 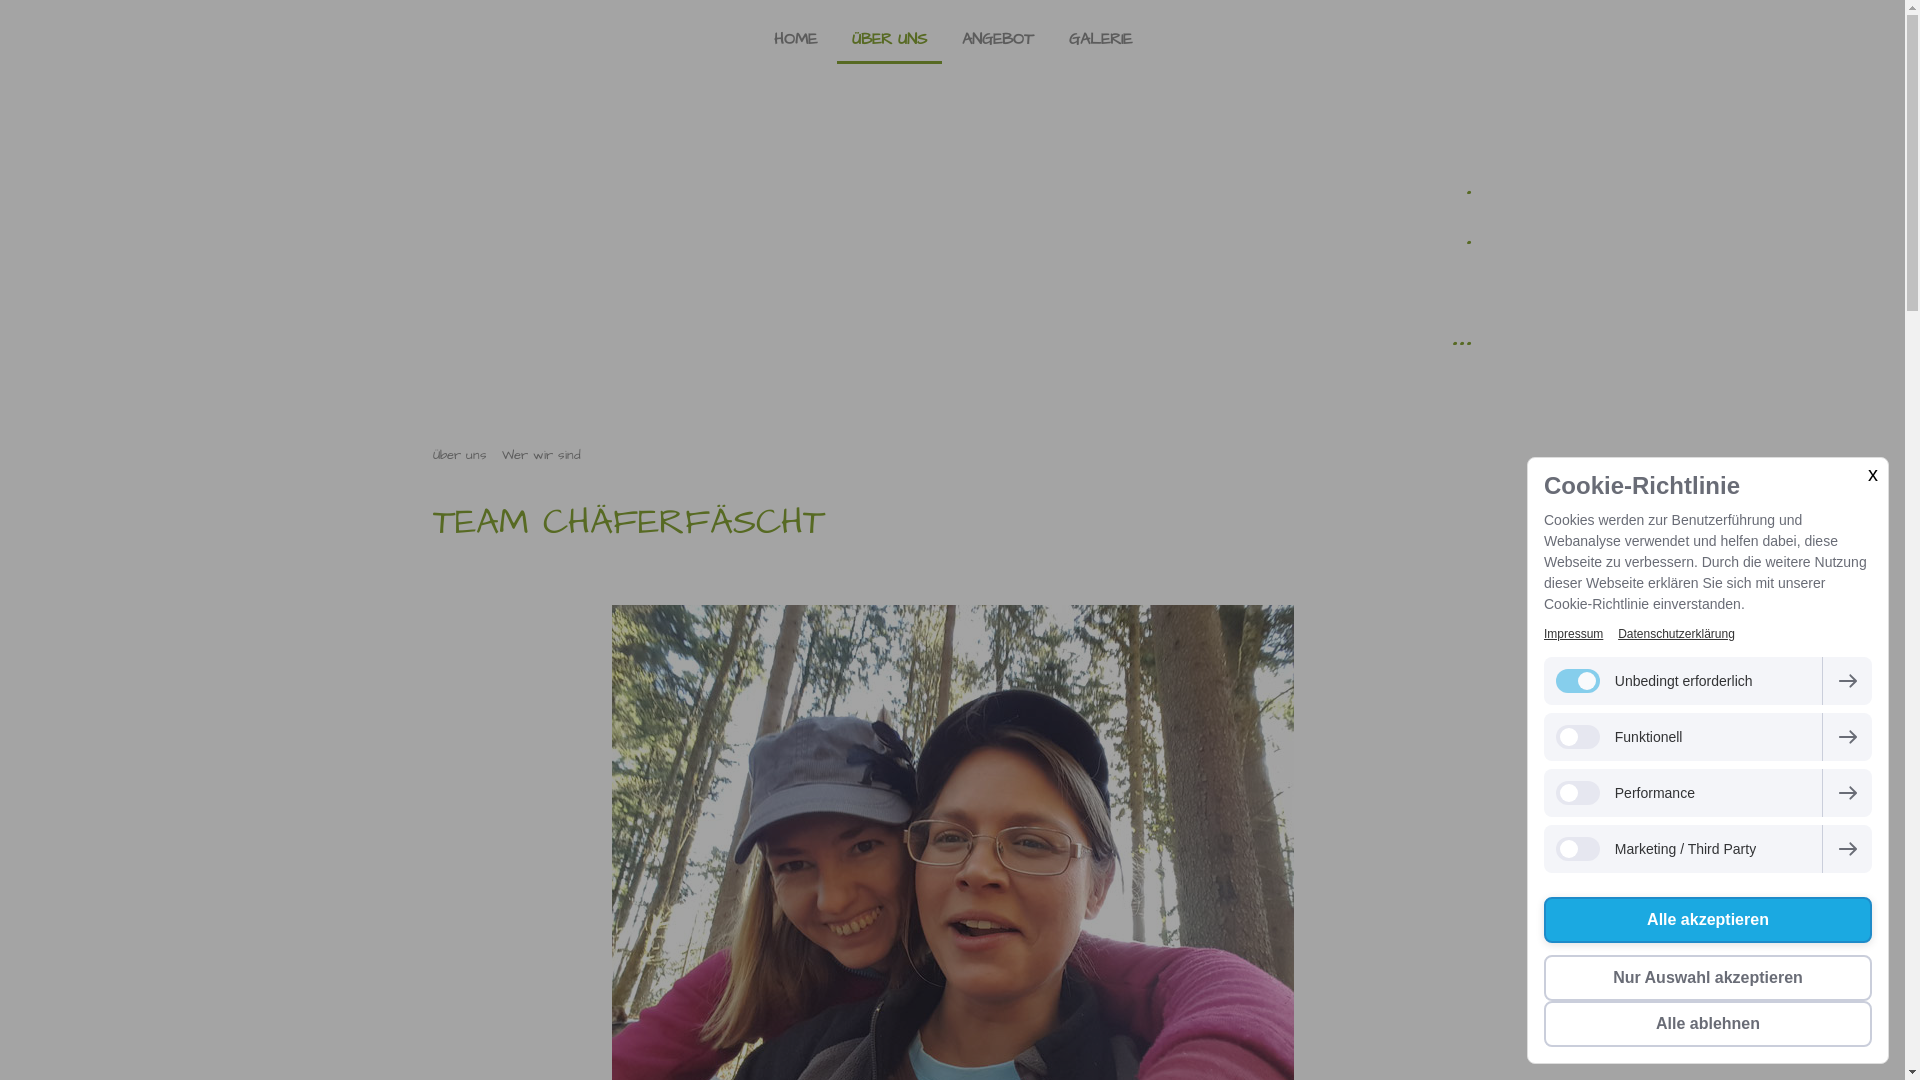 What do you see at coordinates (1707, 1023) in the screenshot?
I see `'Alle ablehnen'` at bounding box center [1707, 1023].